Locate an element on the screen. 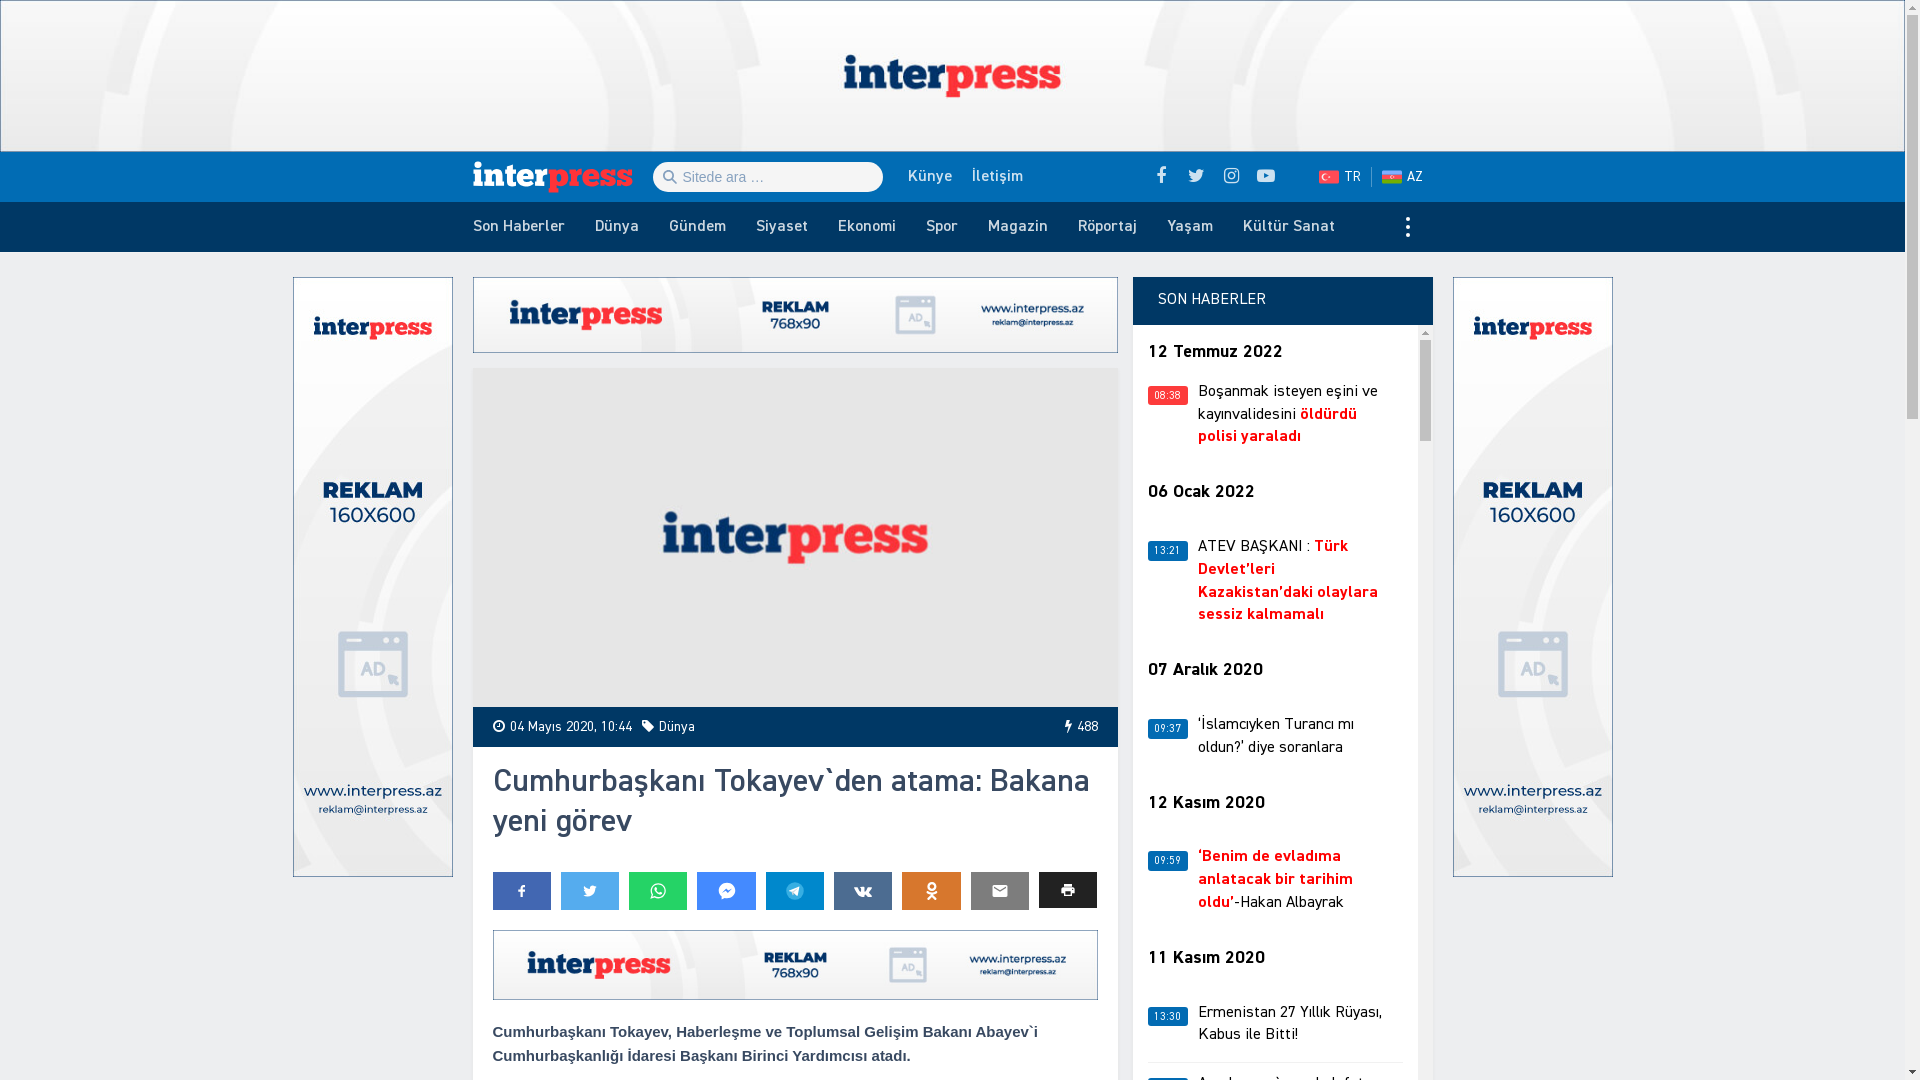  'Share: Whatsapp' is located at coordinates (657, 890).